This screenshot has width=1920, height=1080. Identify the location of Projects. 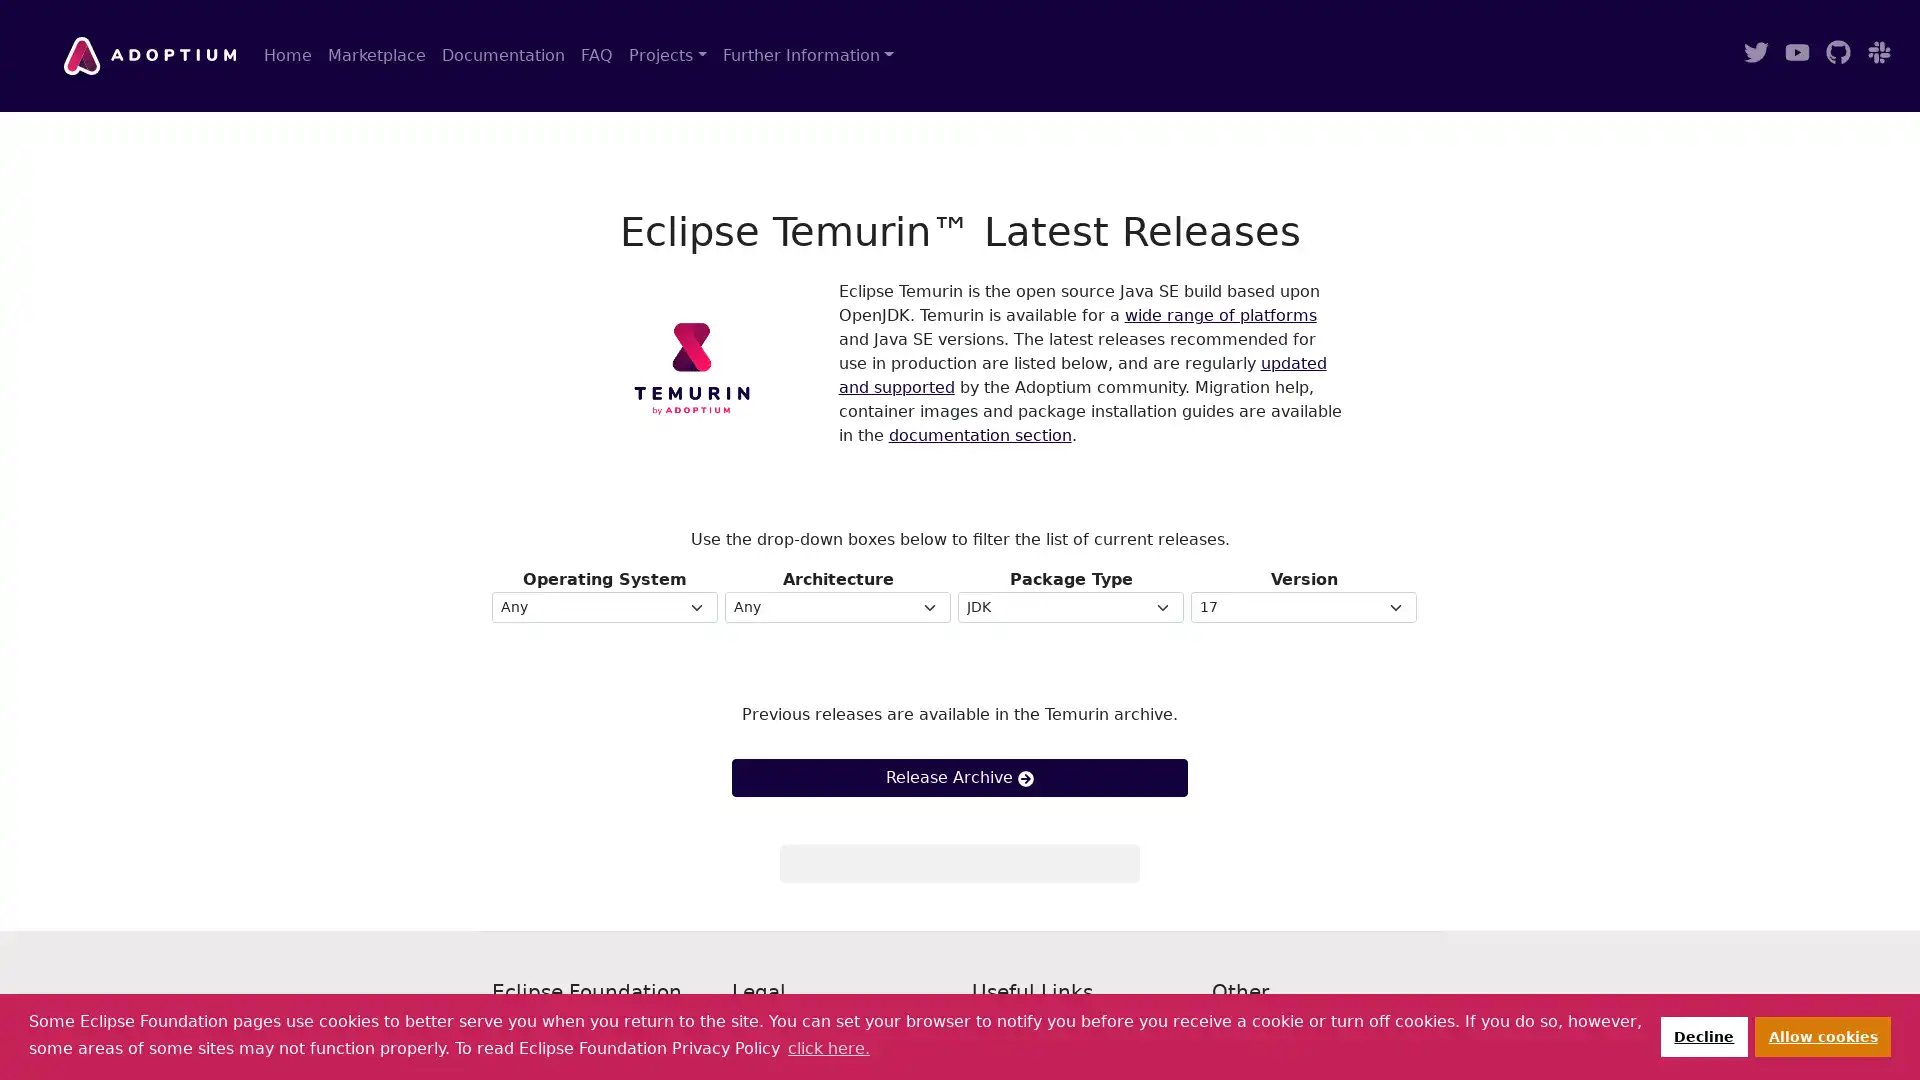
(667, 55).